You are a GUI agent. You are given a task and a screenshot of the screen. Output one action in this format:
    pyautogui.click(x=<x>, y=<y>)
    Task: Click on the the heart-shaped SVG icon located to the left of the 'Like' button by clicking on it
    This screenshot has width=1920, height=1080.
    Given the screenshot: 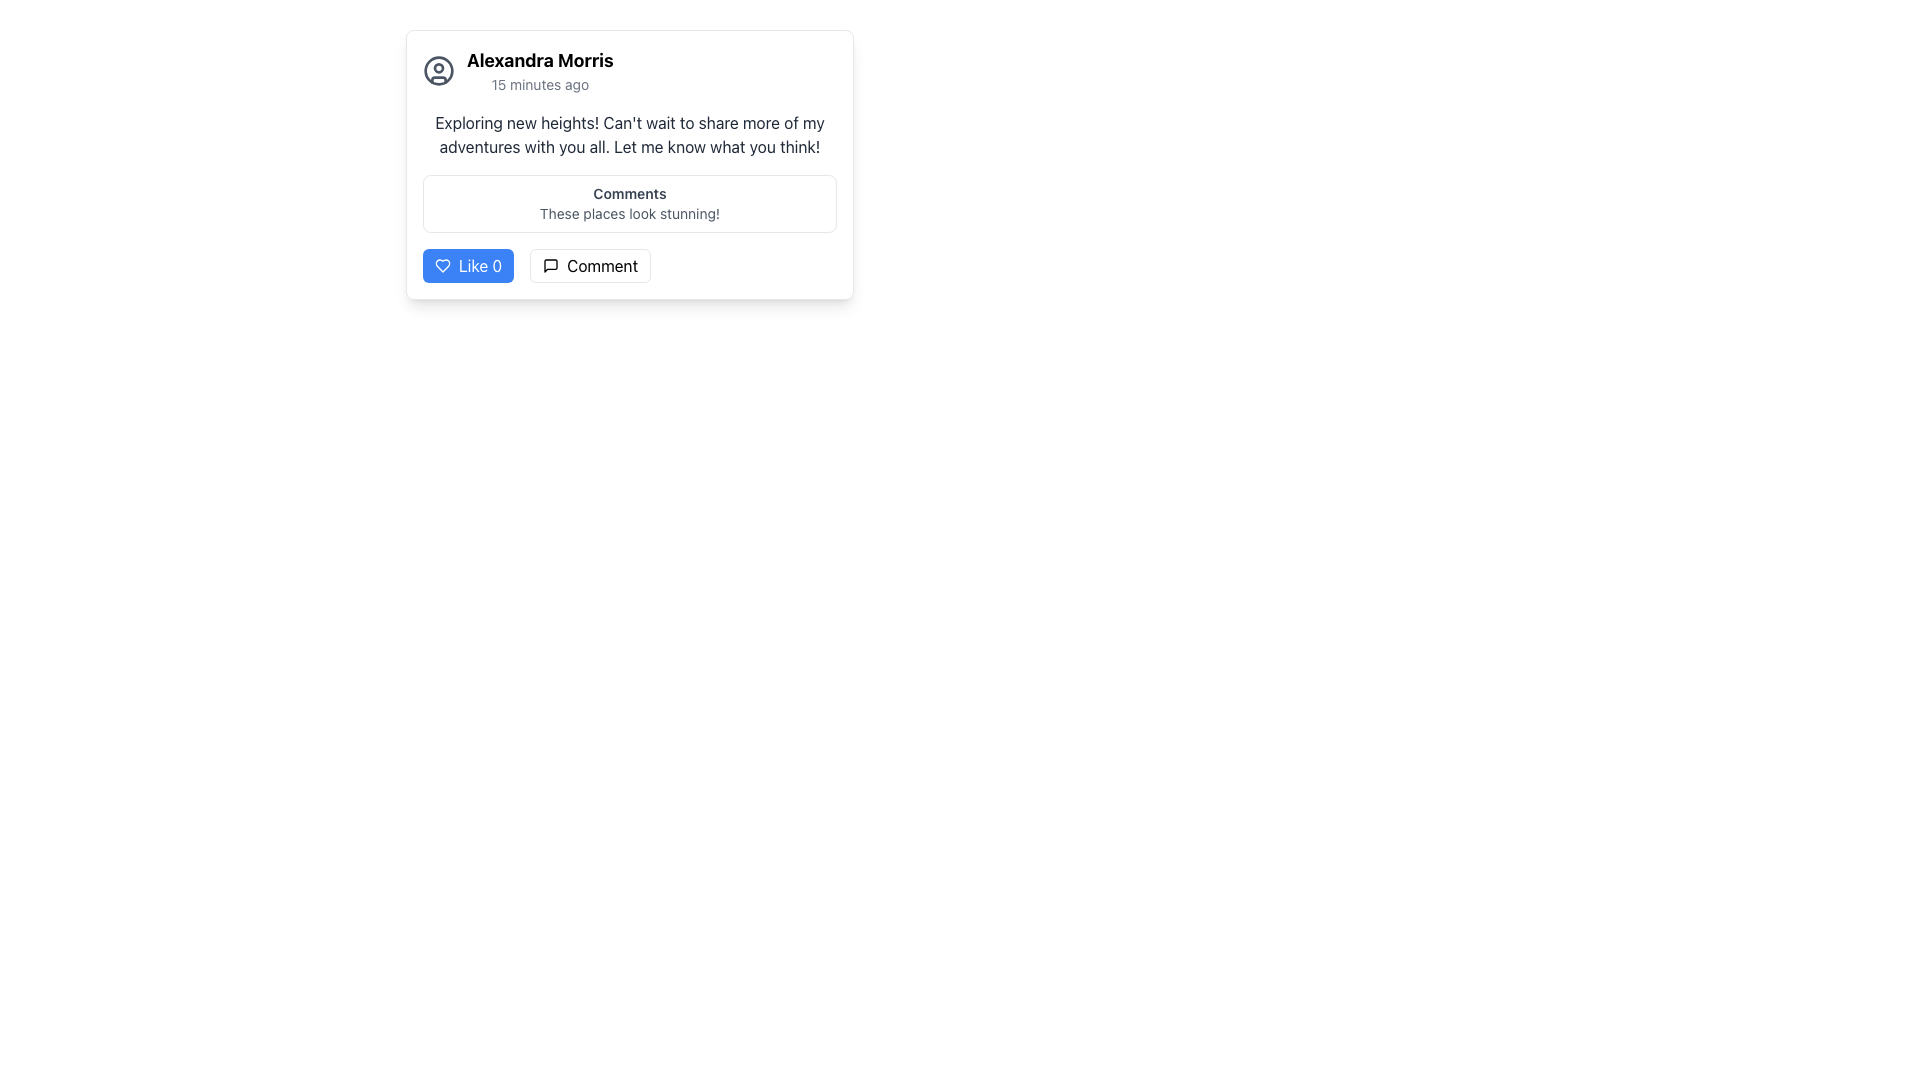 What is the action you would take?
    pyautogui.click(x=441, y=265)
    